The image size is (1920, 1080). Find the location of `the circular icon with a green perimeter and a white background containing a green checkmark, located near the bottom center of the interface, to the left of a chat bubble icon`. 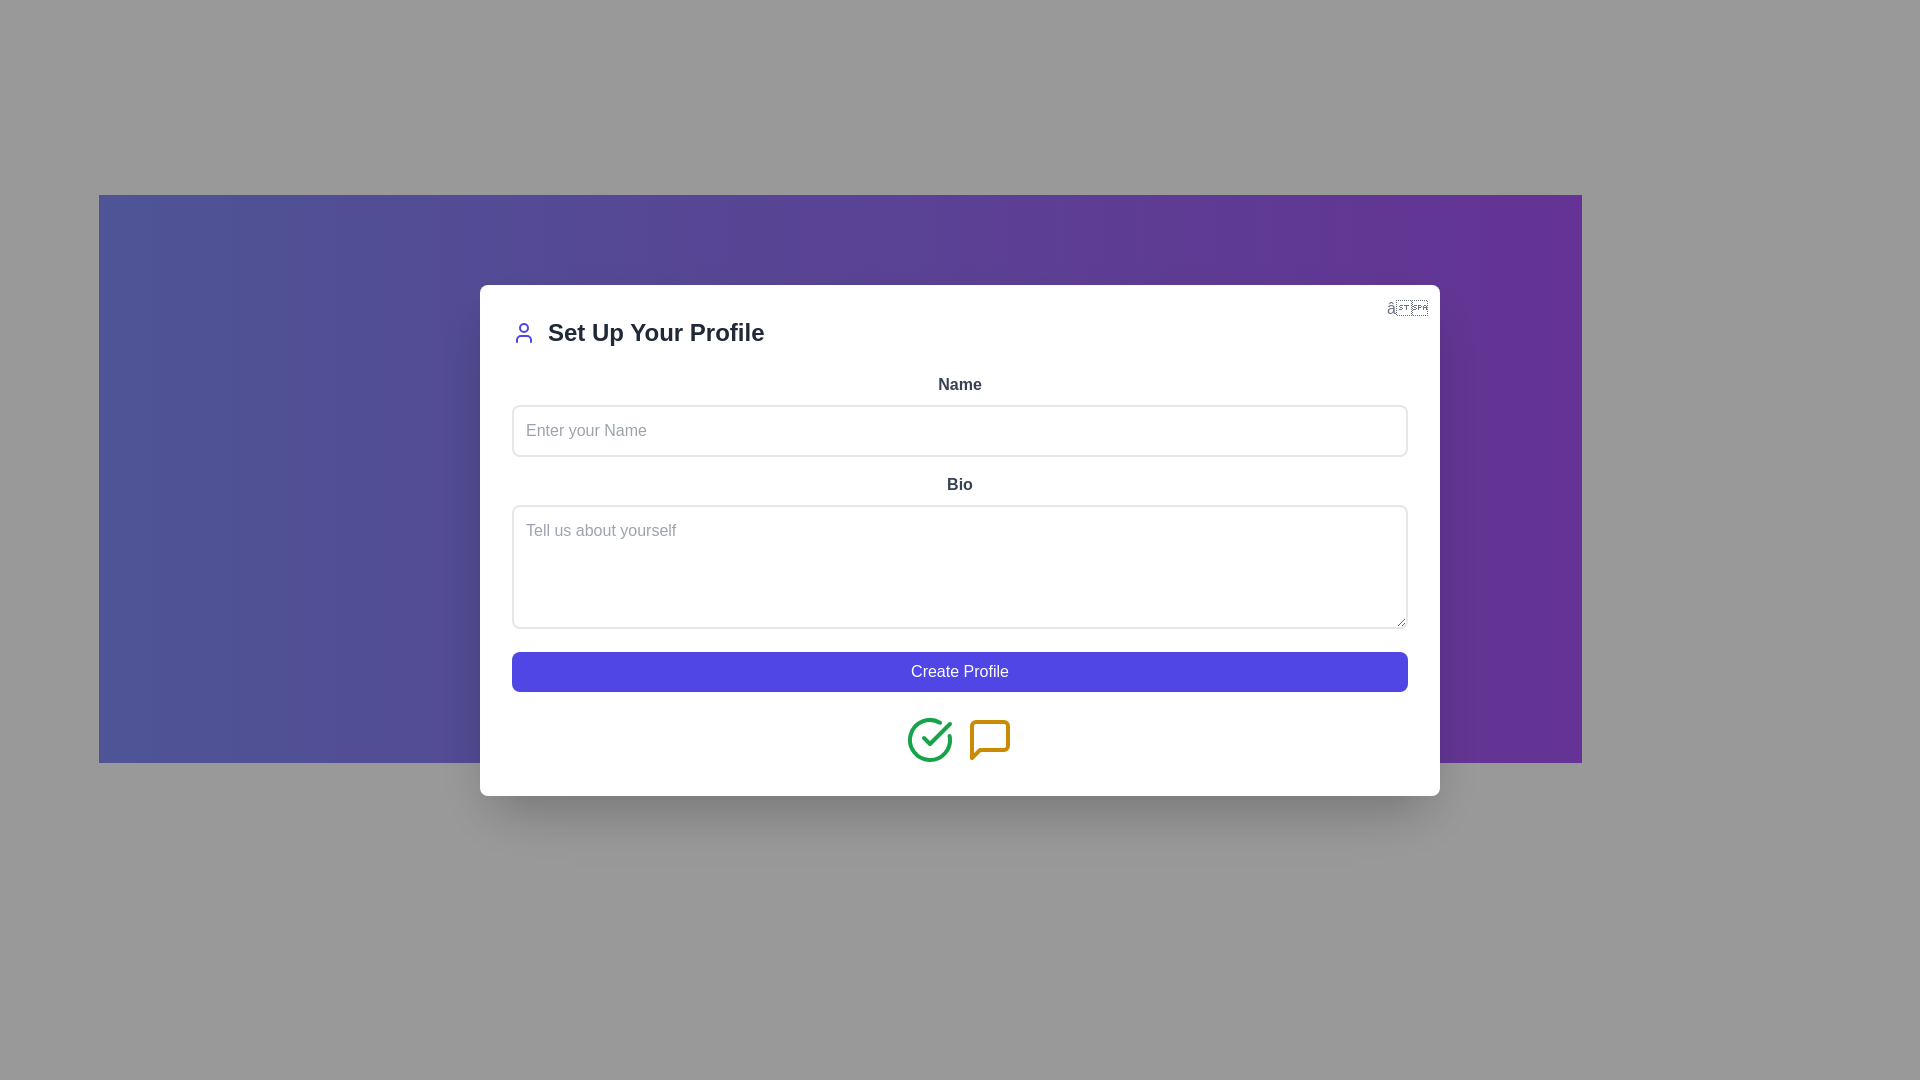

the circular icon with a green perimeter and a white background containing a green checkmark, located near the bottom center of the interface, to the left of a chat bubble icon is located at coordinates (929, 739).